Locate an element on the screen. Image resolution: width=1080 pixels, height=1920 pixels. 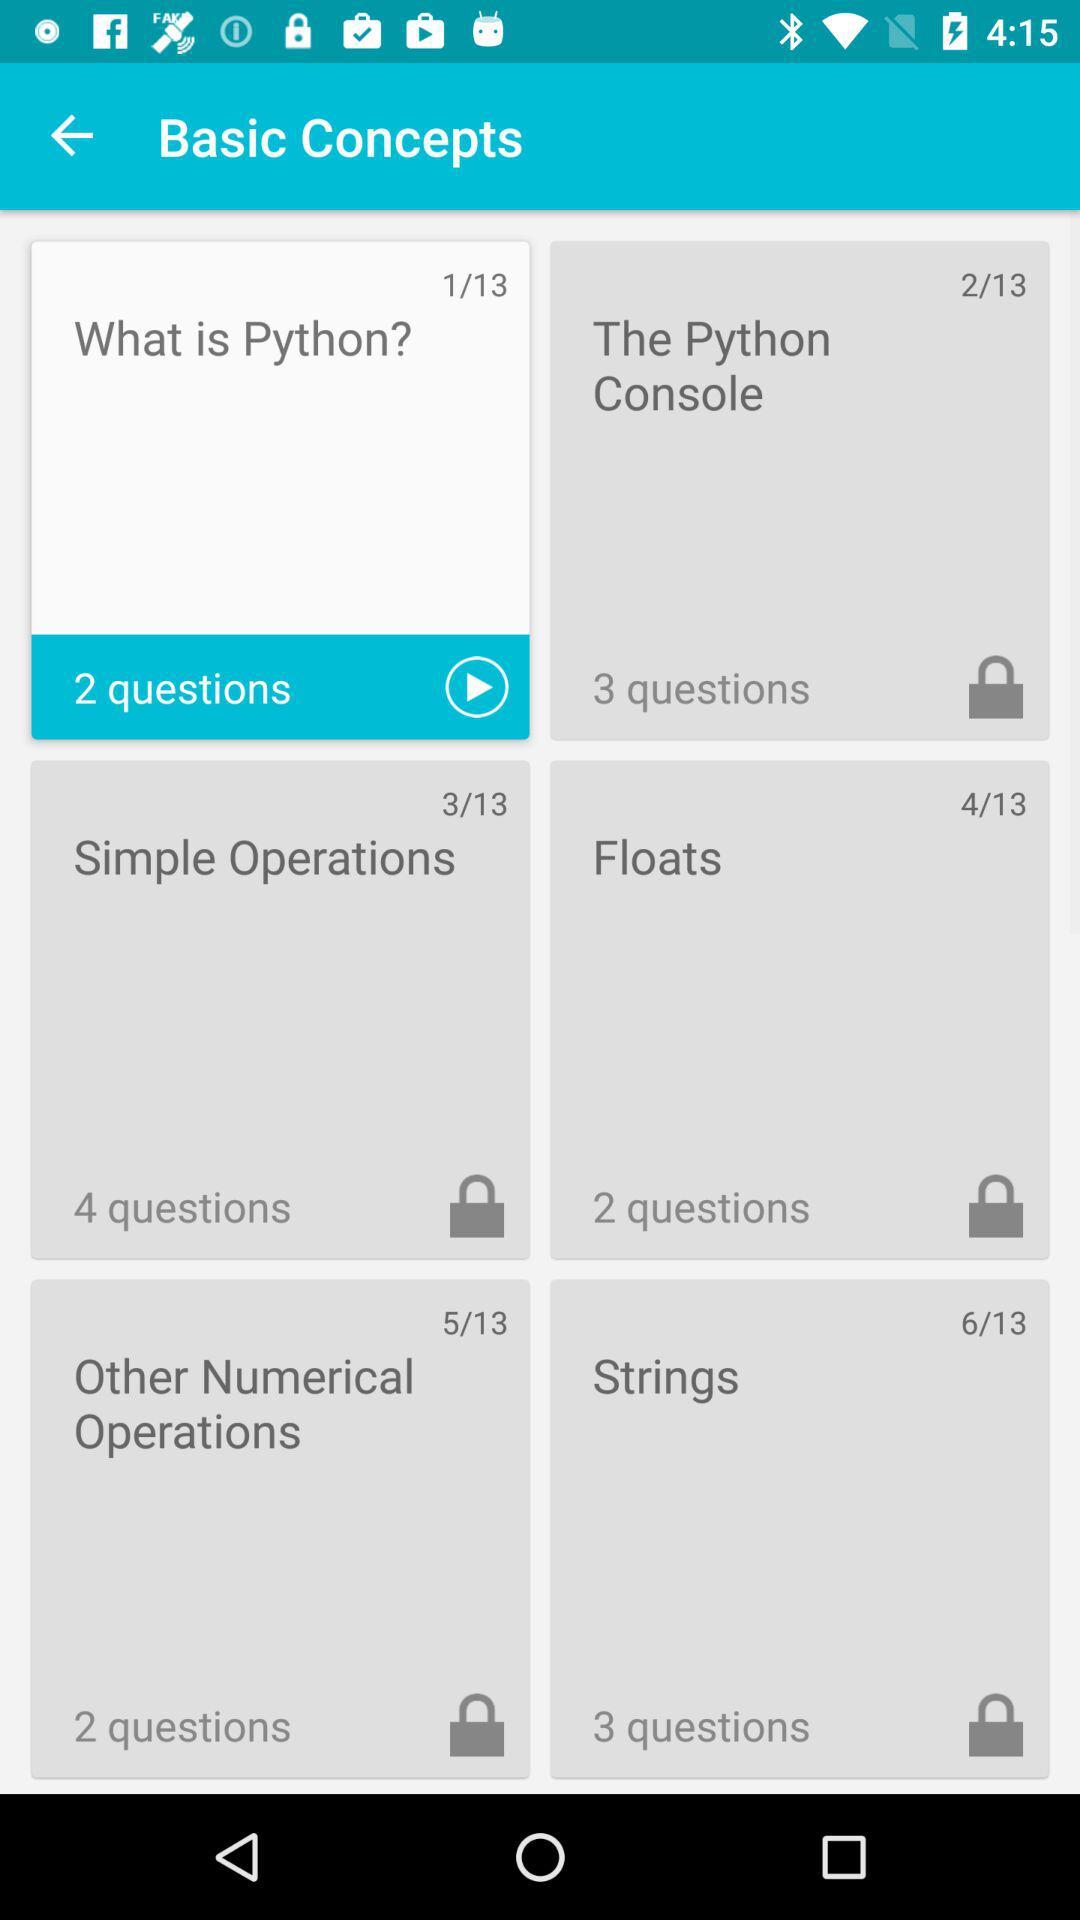
the icon to the left of basic concepts item is located at coordinates (72, 135).